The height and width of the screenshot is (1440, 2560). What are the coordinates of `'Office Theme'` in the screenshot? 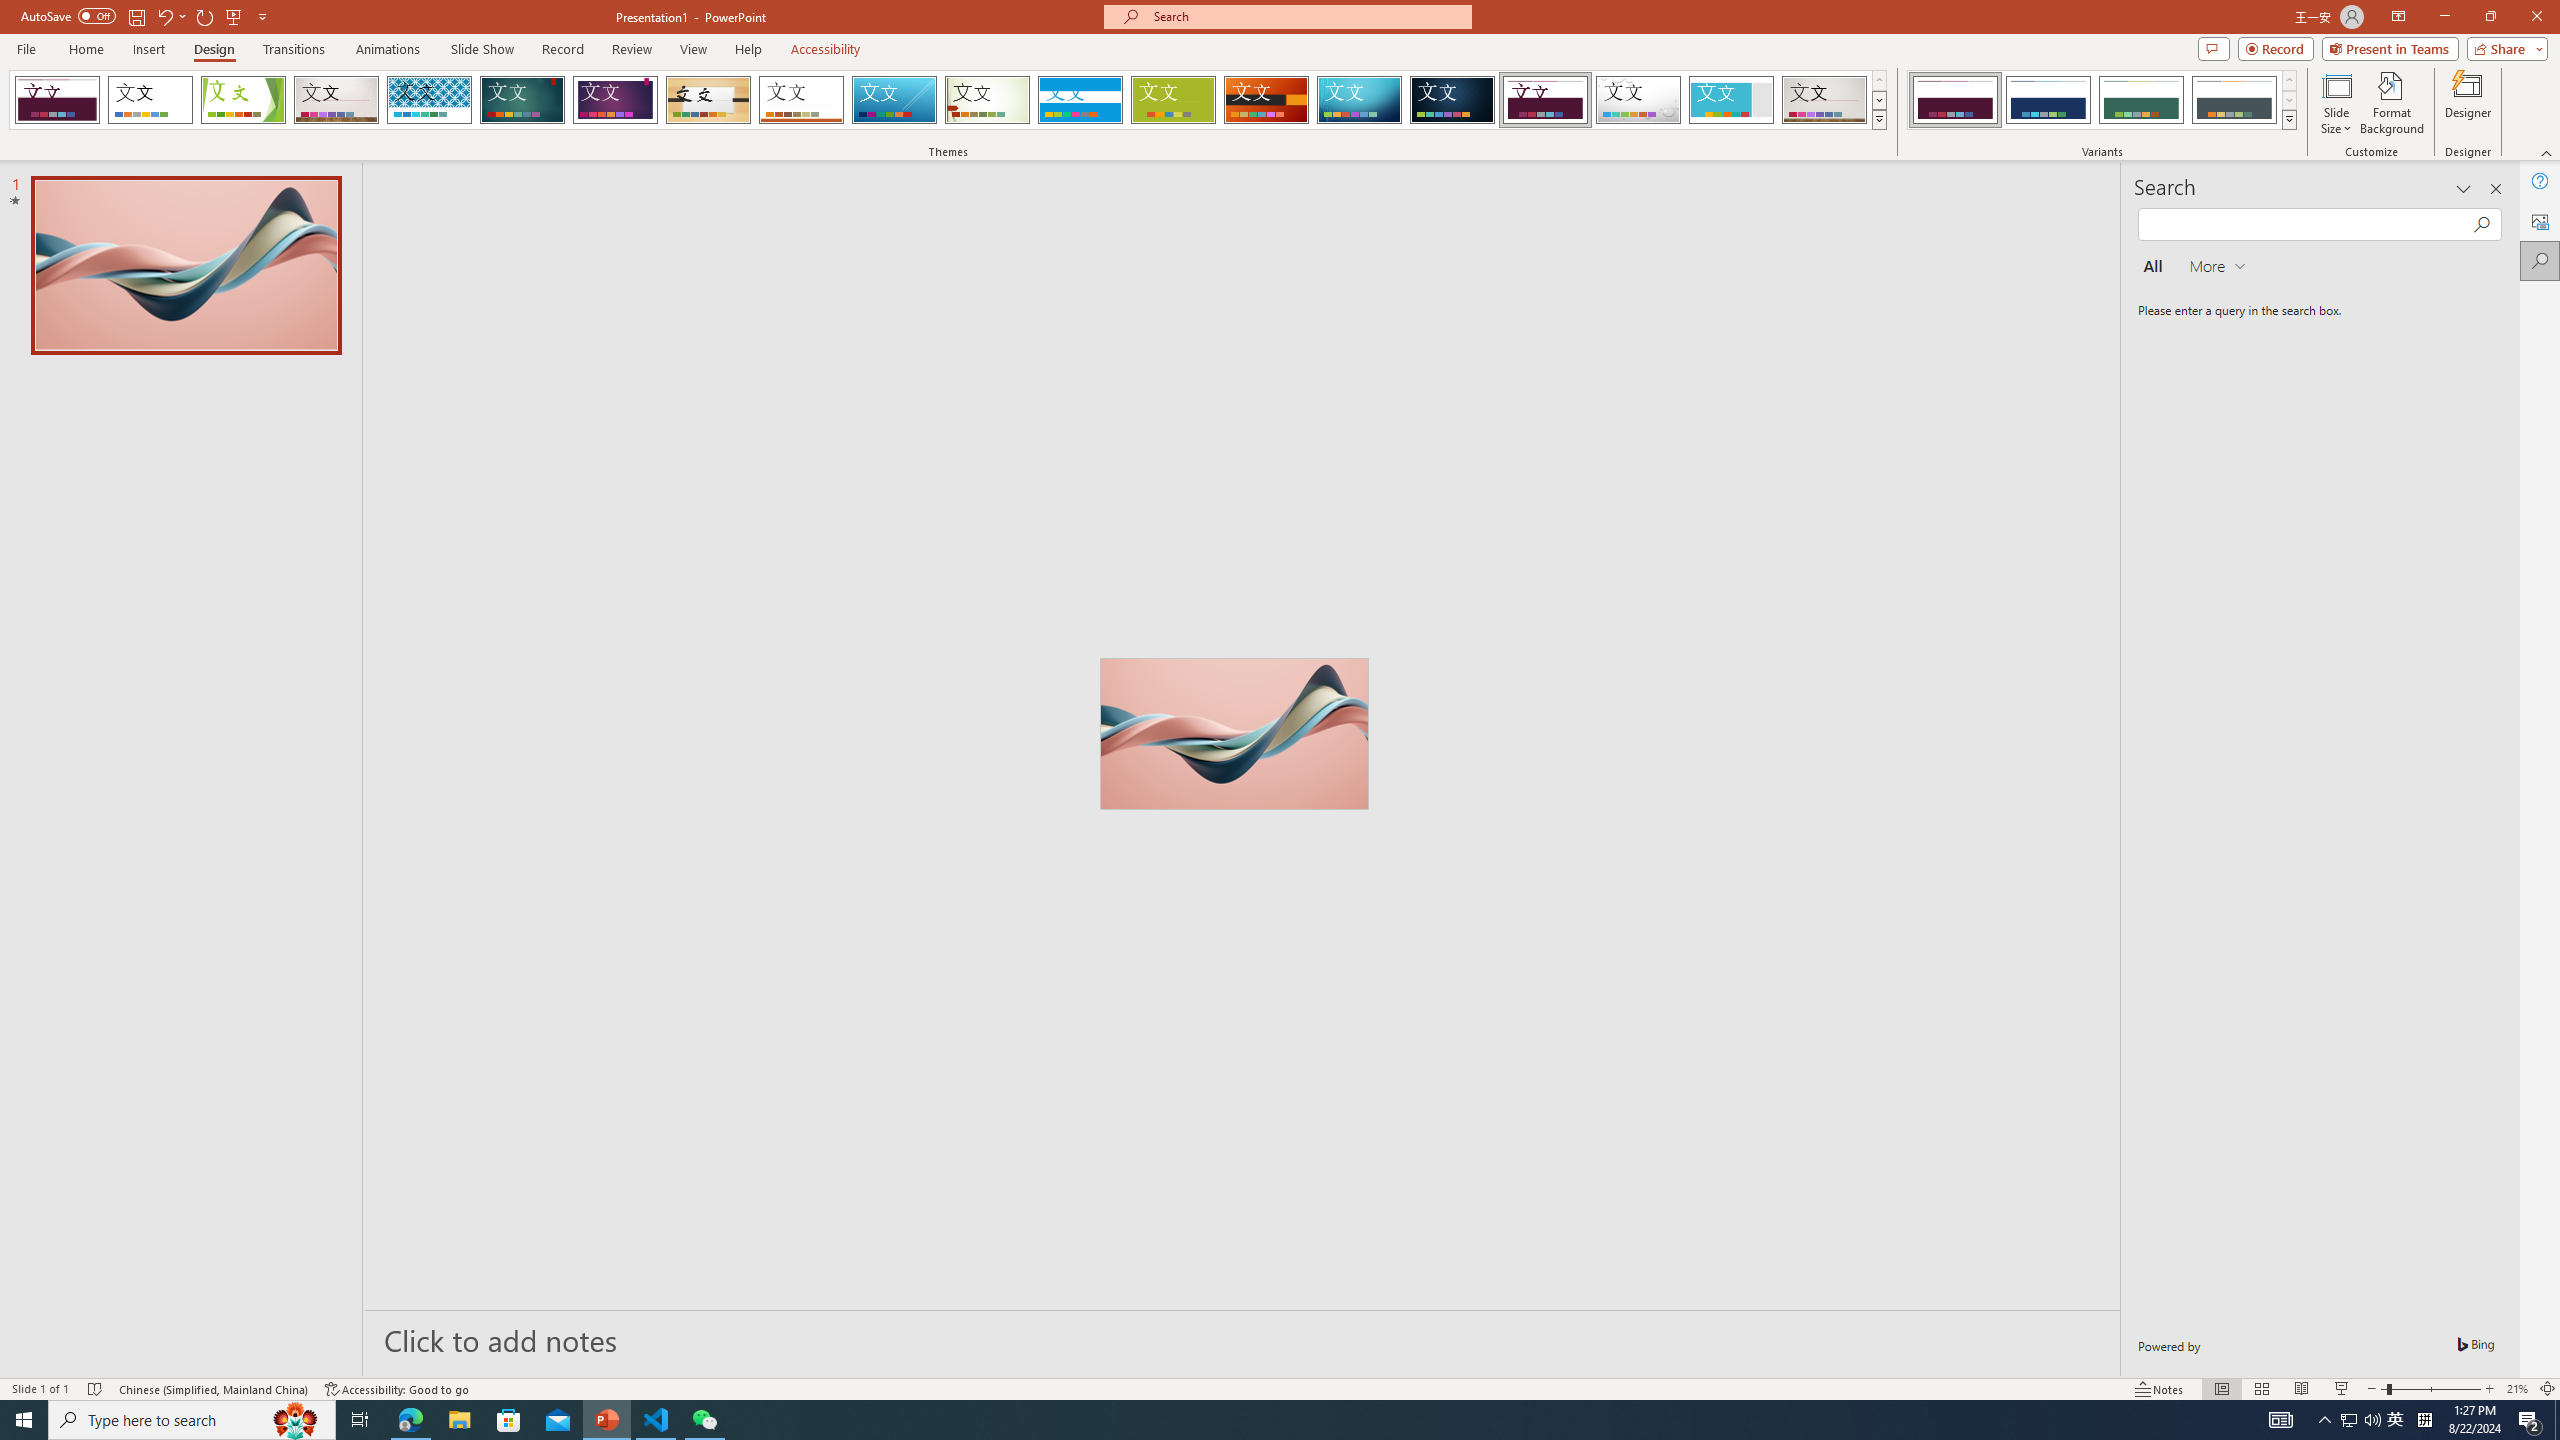 It's located at (150, 99).